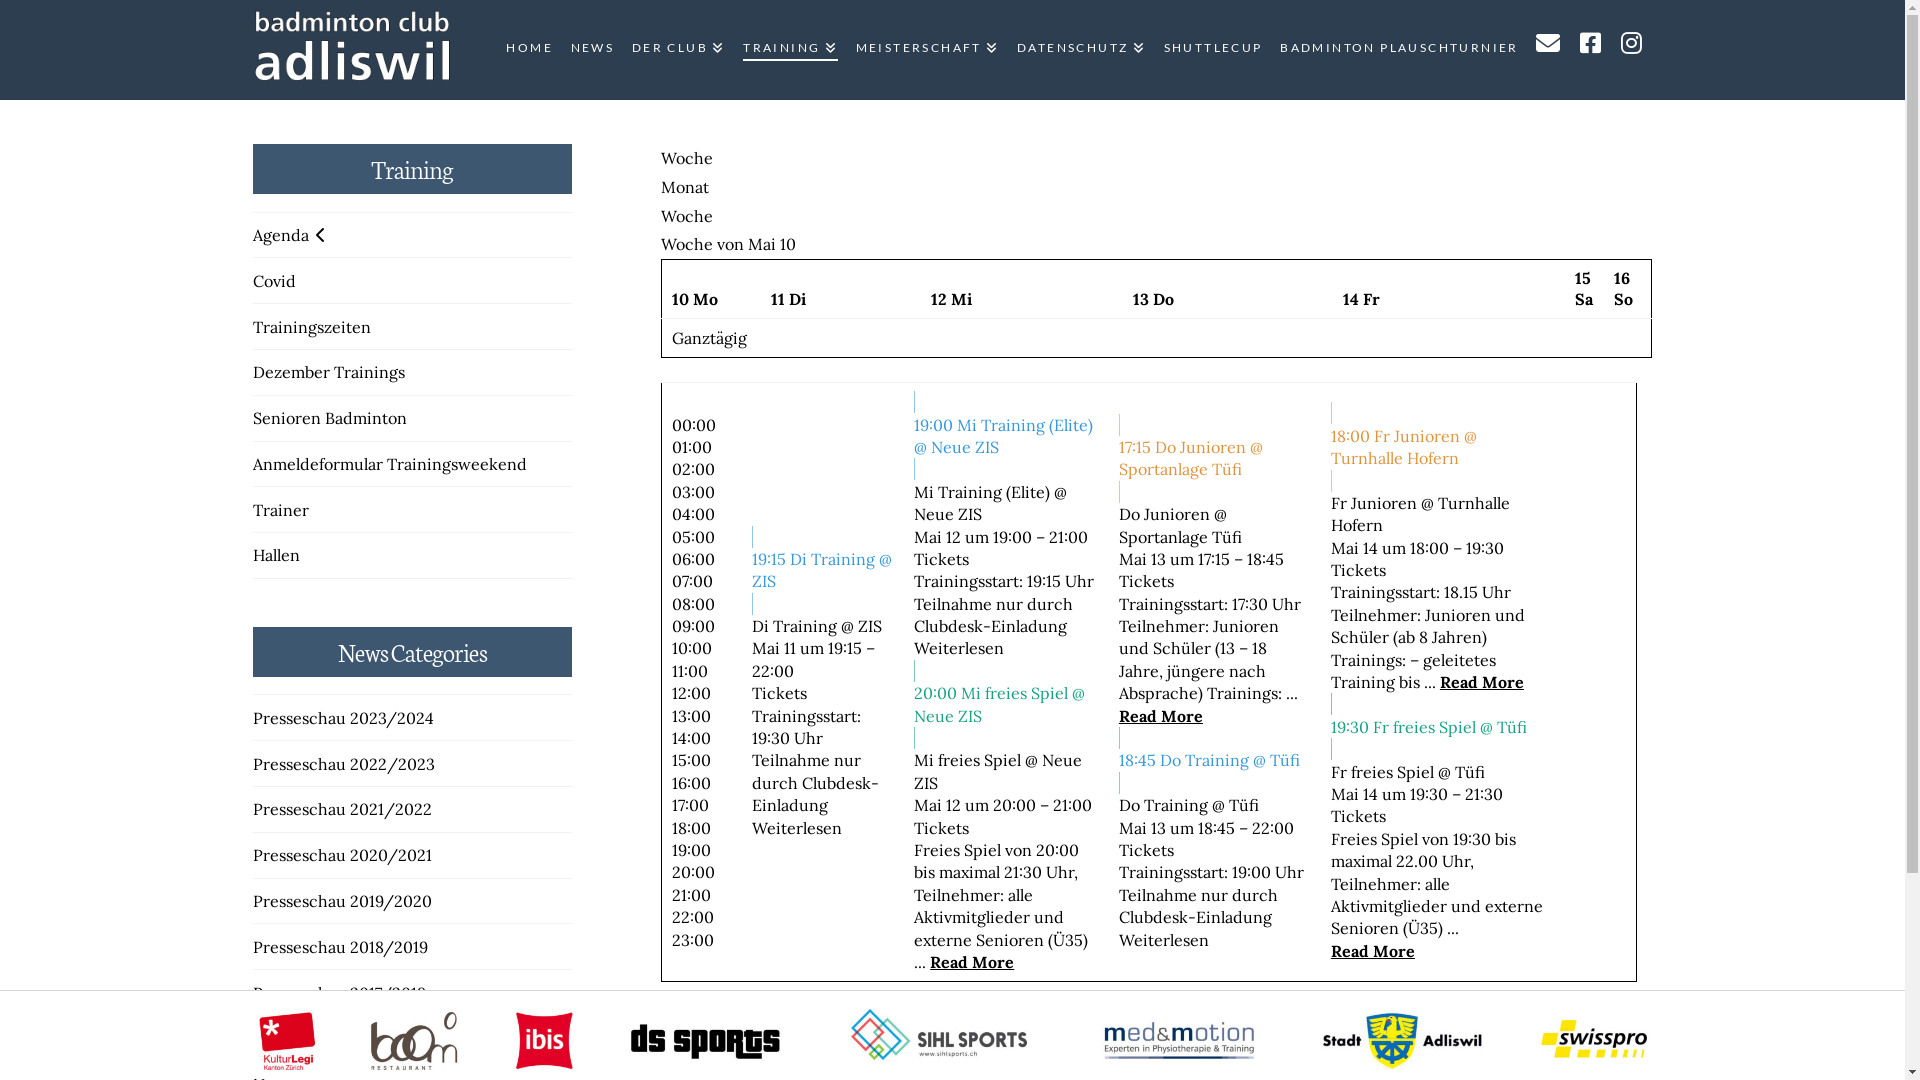  Describe the element at coordinates (1583, 288) in the screenshot. I see `'15 Sa'` at that location.